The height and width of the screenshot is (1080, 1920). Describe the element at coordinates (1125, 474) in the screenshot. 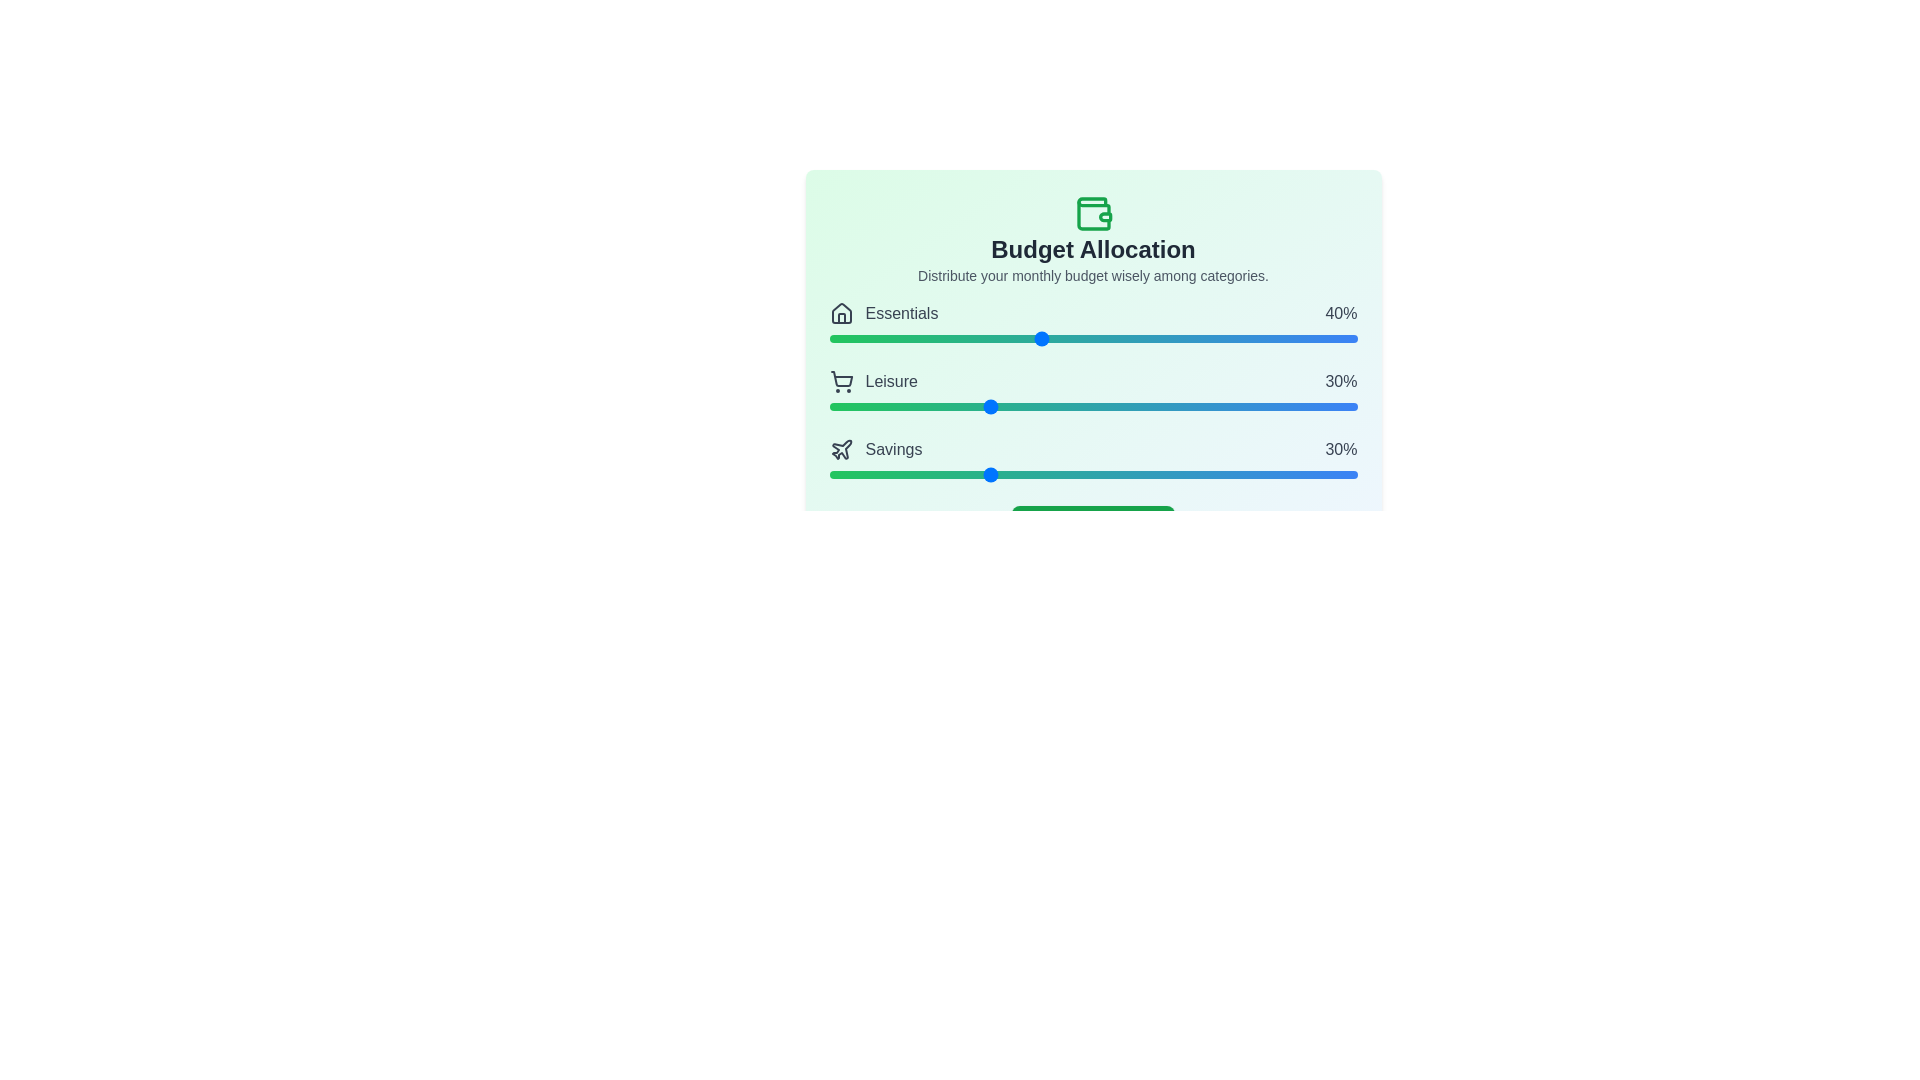

I see `the 'Savings' slider to set its value to 56` at that location.